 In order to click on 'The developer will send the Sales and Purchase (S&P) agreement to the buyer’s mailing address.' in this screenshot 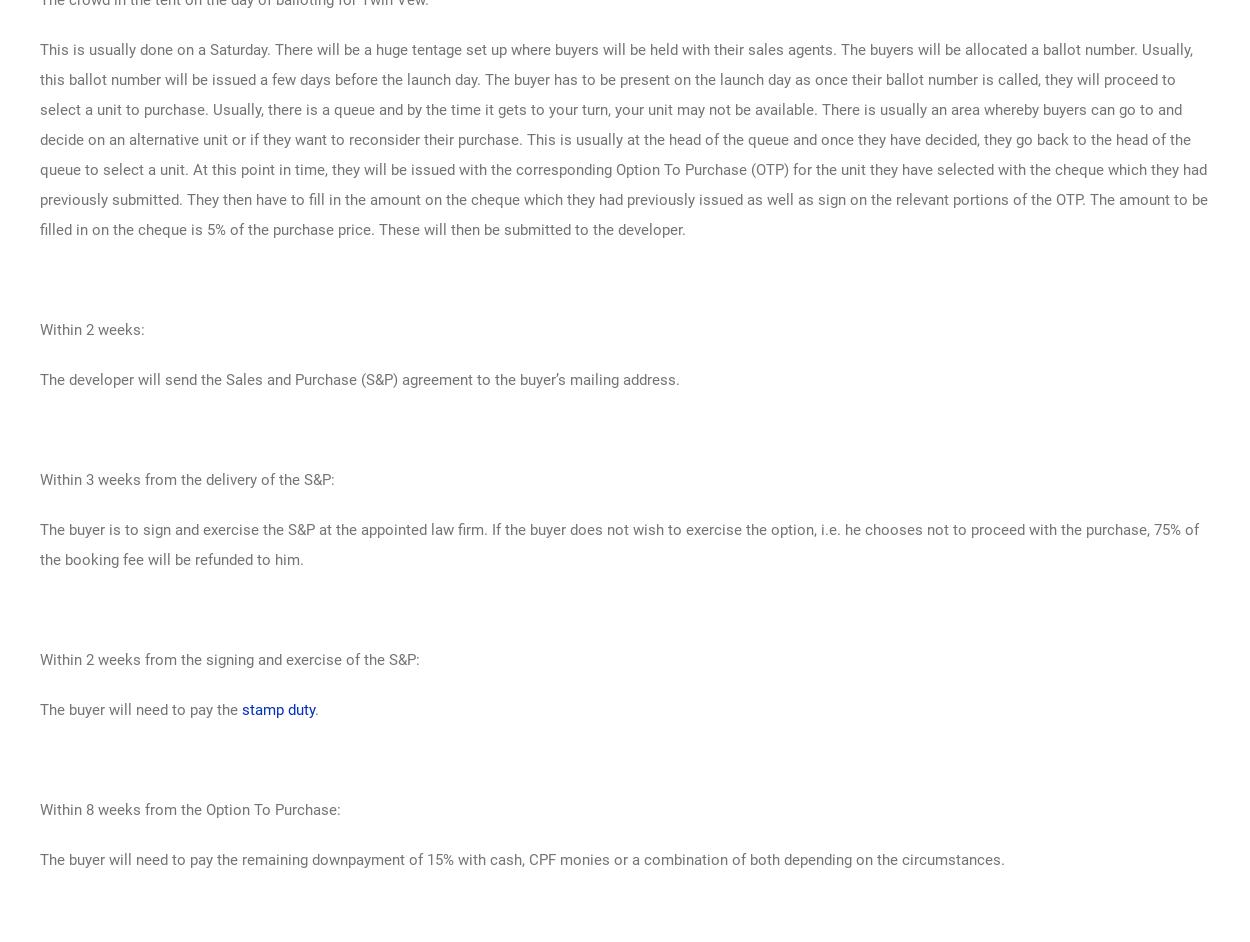, I will do `click(359, 378)`.